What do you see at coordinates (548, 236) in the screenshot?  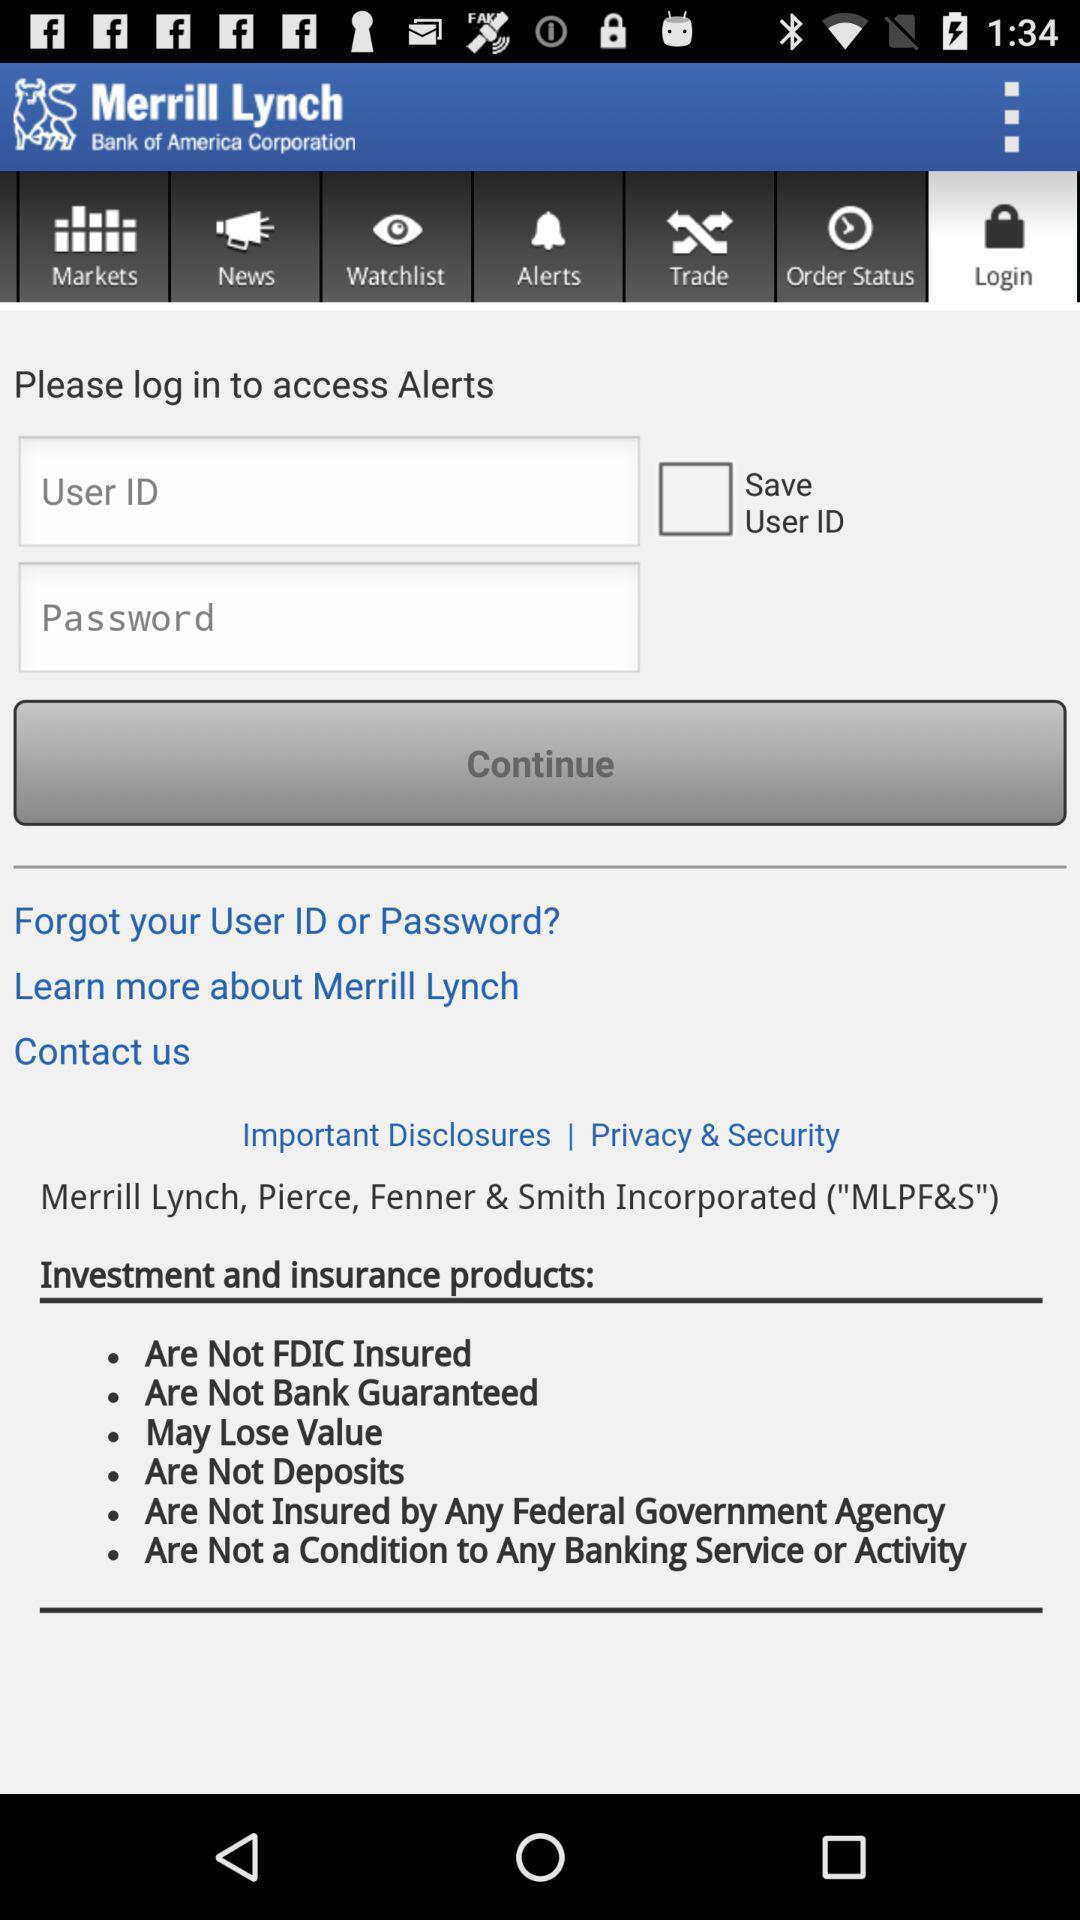 I see `alerts button` at bounding box center [548, 236].